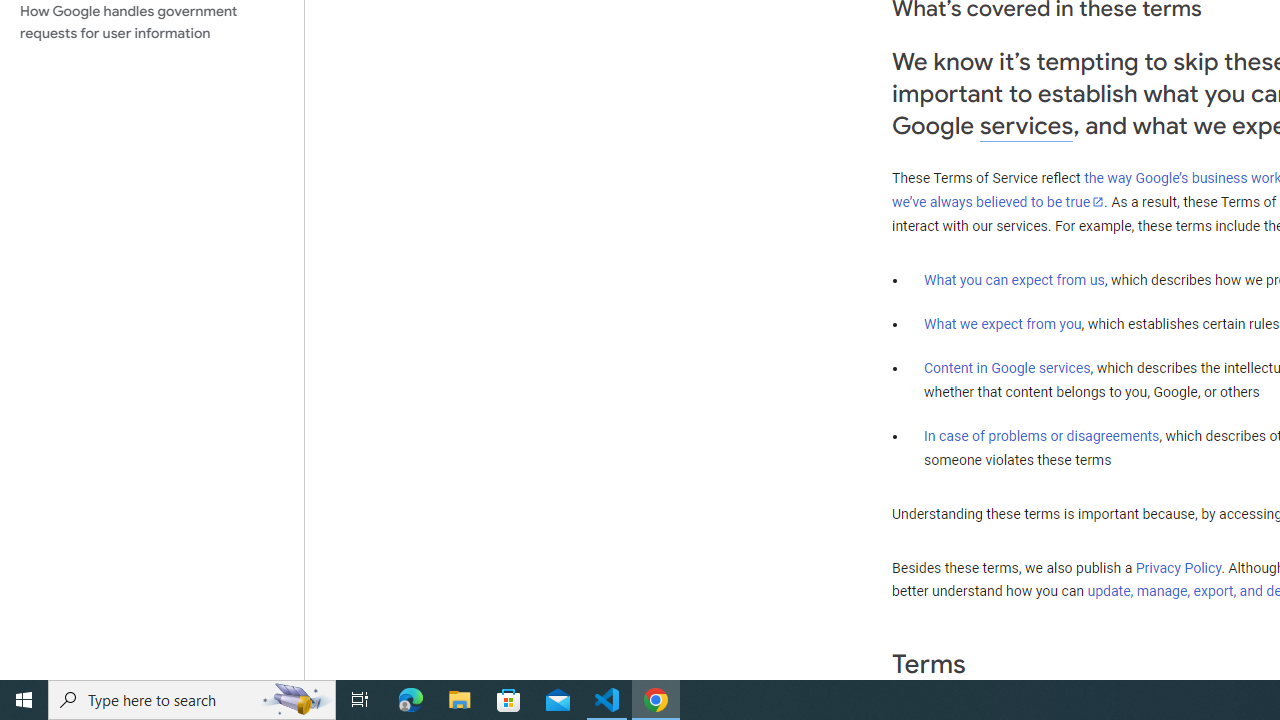 The height and width of the screenshot is (720, 1280). I want to click on 'What you can expect from us', so click(1014, 279).